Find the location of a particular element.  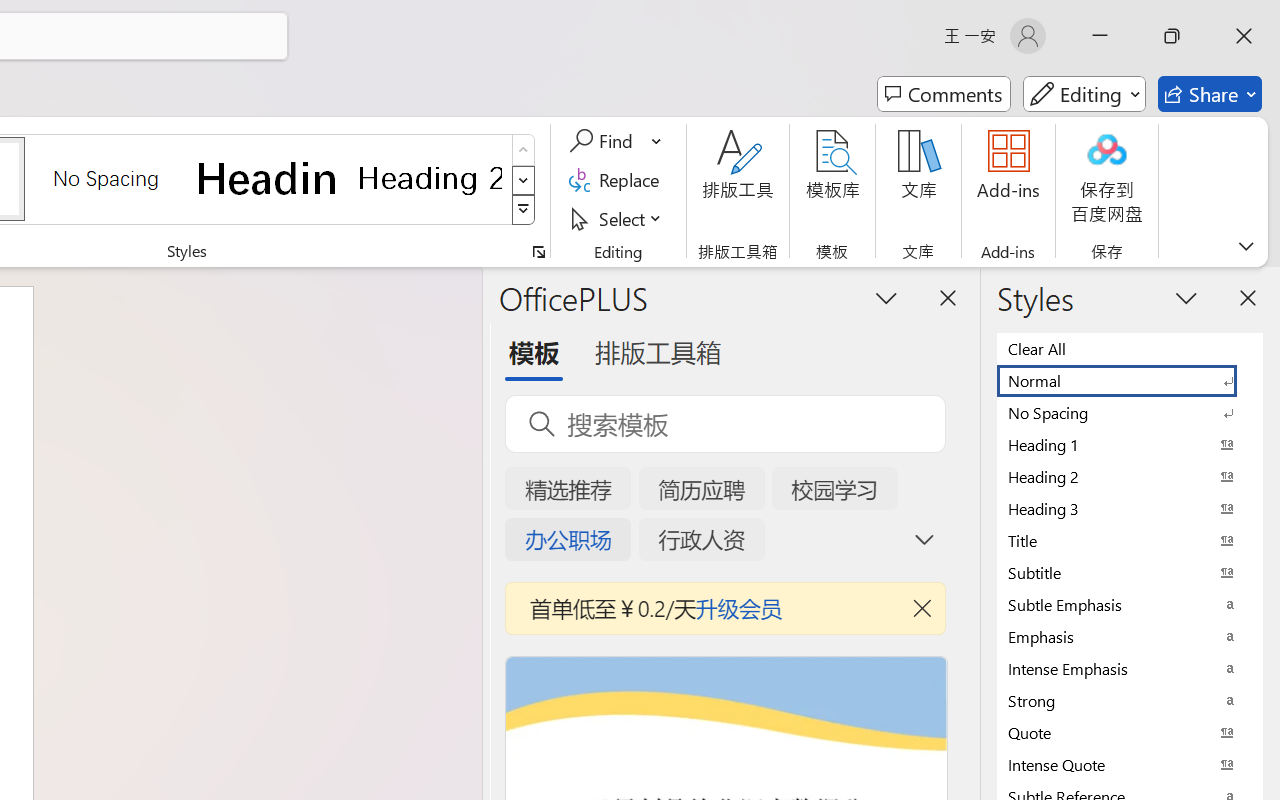

'Title' is located at coordinates (1130, 540).